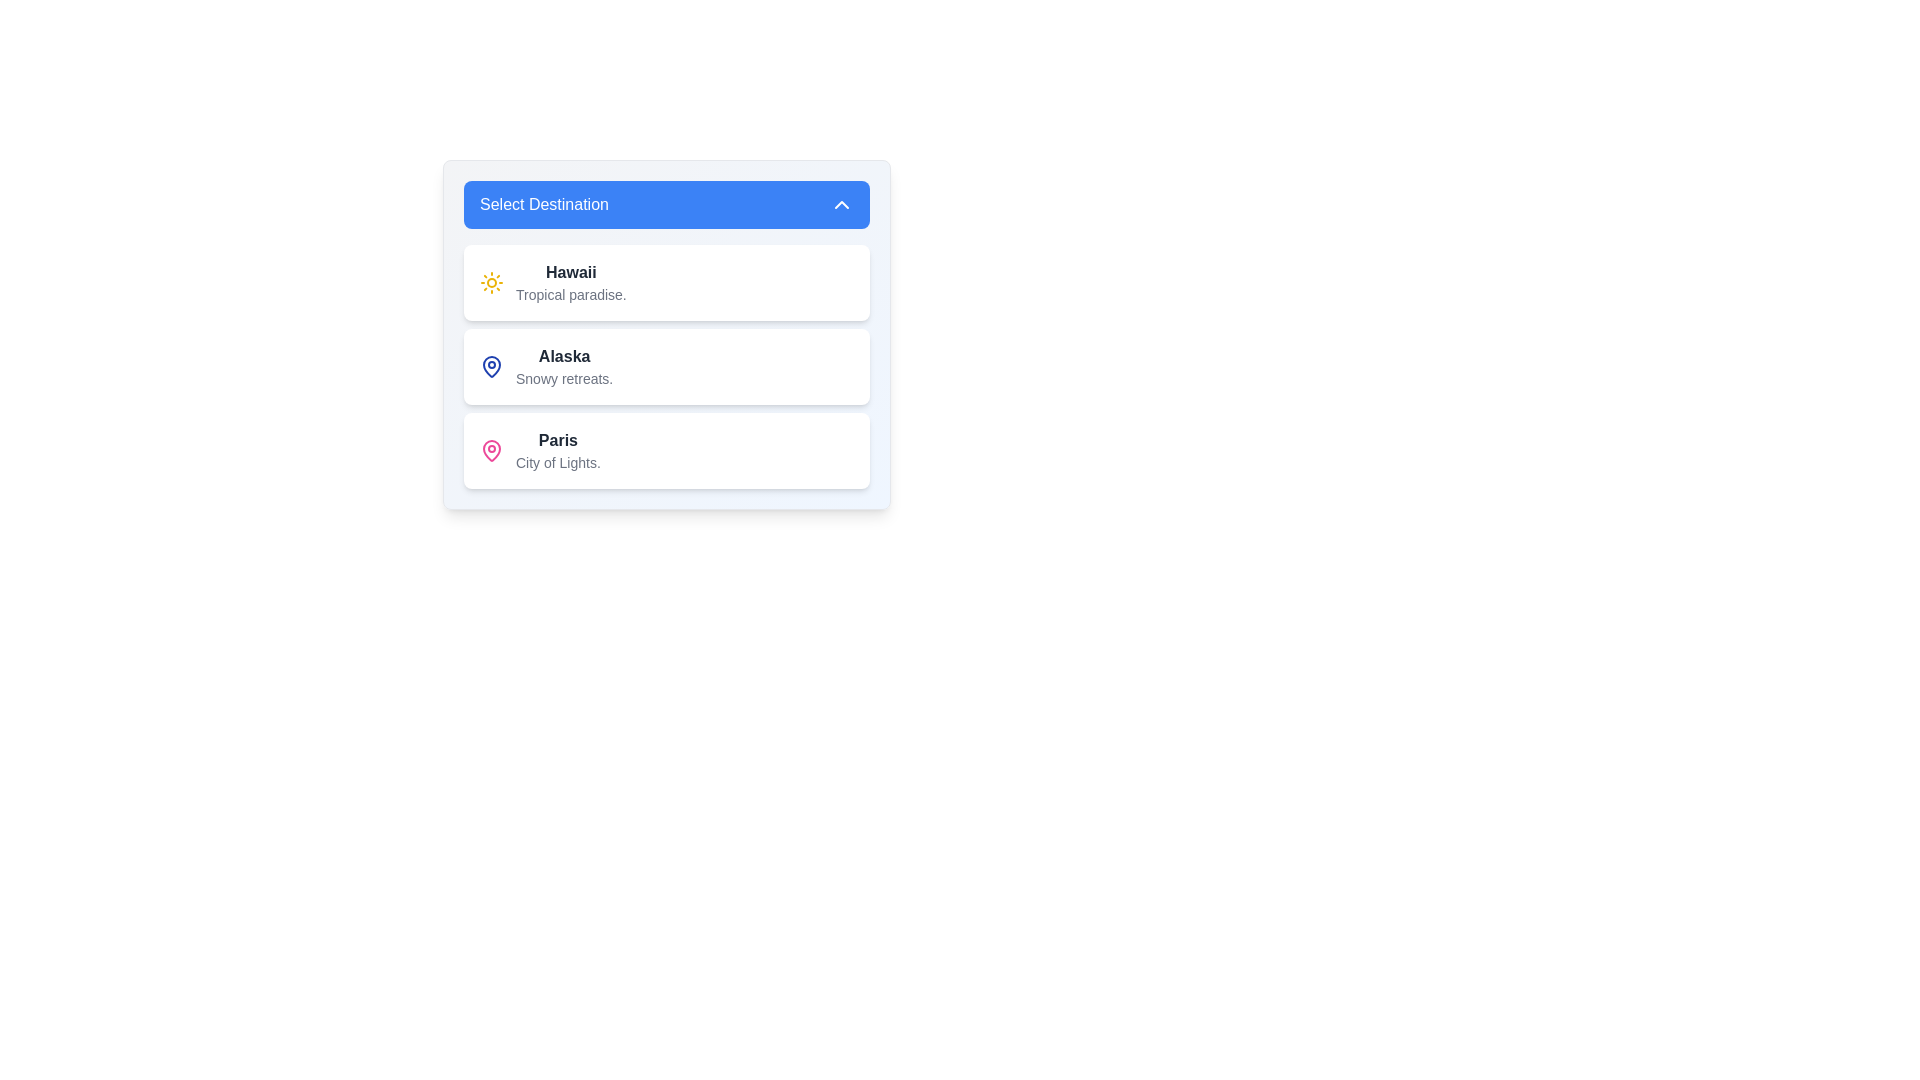 The image size is (1920, 1080). Describe the element at coordinates (558, 451) in the screenshot. I see `the third Text content block in the vertical list of destination items, which displays information about Paris` at that location.